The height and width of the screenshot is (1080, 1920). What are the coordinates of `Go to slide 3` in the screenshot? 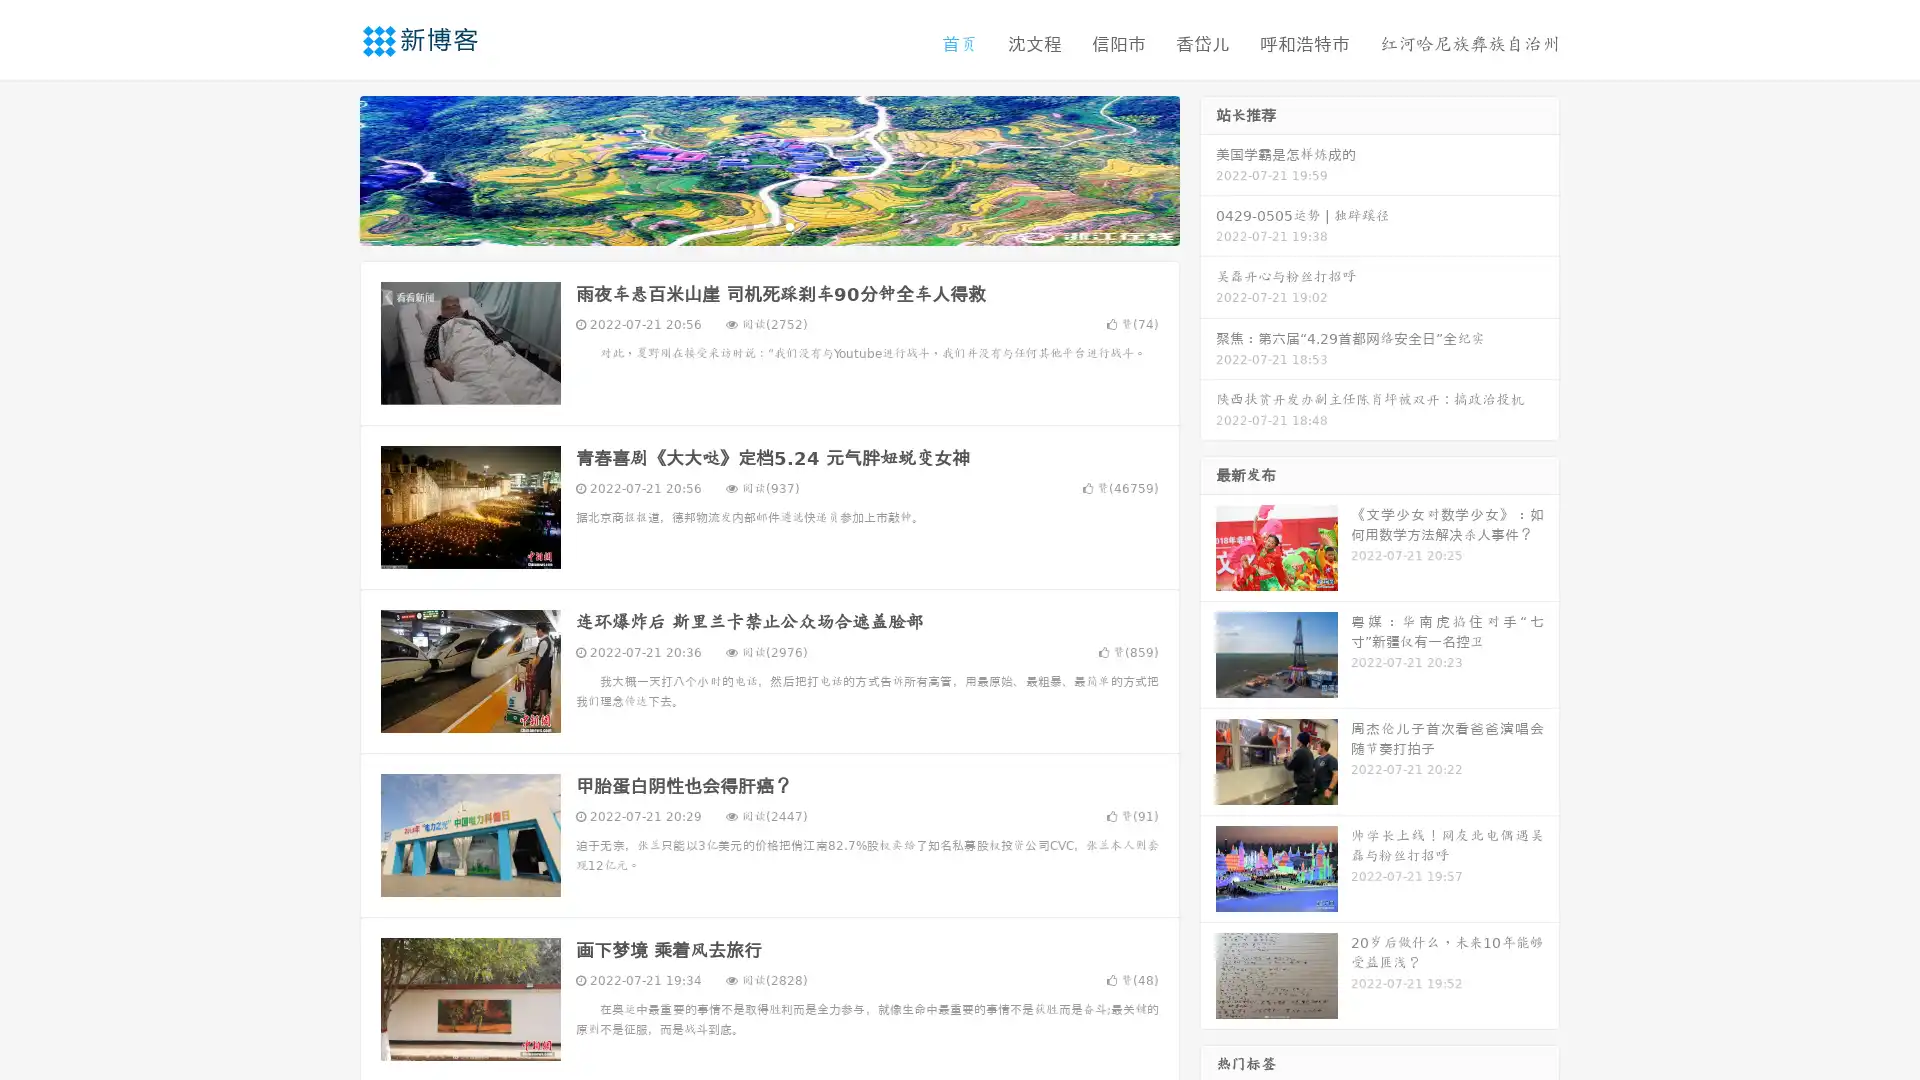 It's located at (789, 225).